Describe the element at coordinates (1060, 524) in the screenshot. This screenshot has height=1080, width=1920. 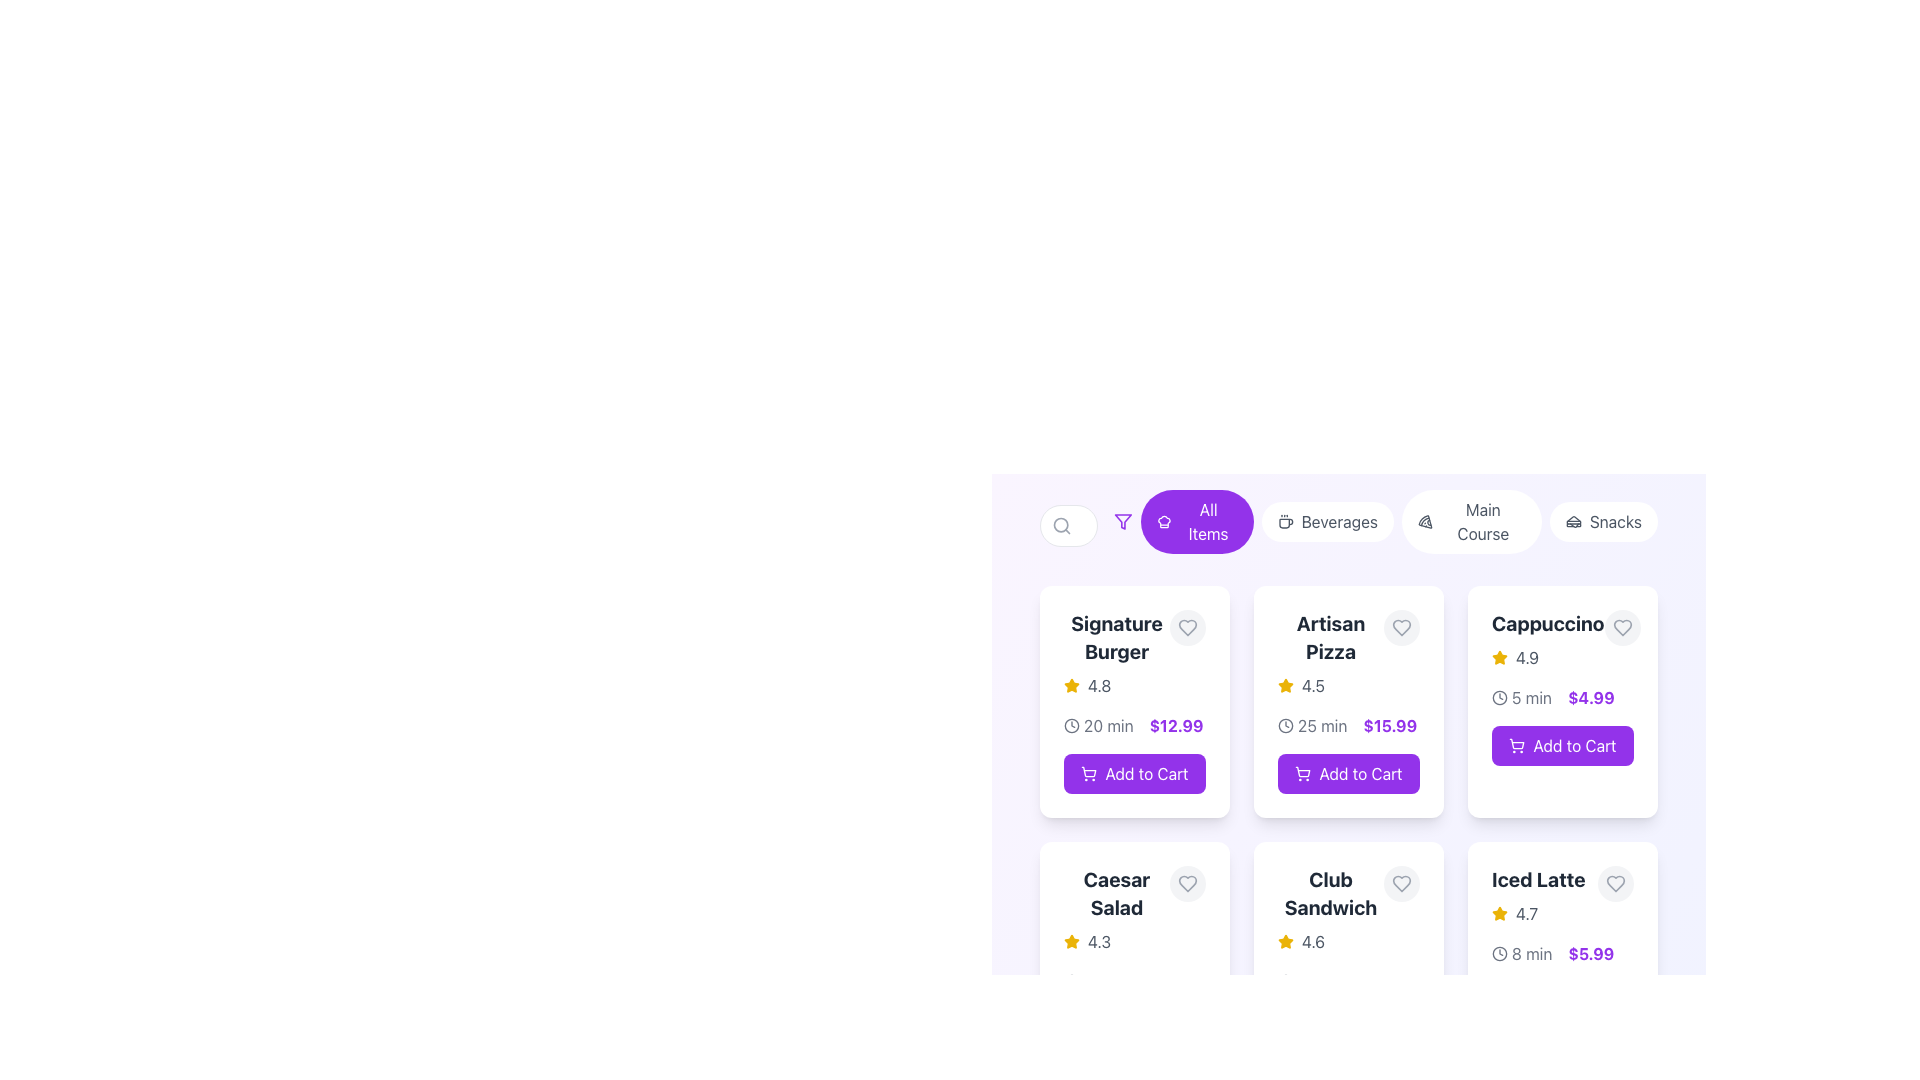
I see `the magnifying glass icon located at the left side of the search input field` at that location.